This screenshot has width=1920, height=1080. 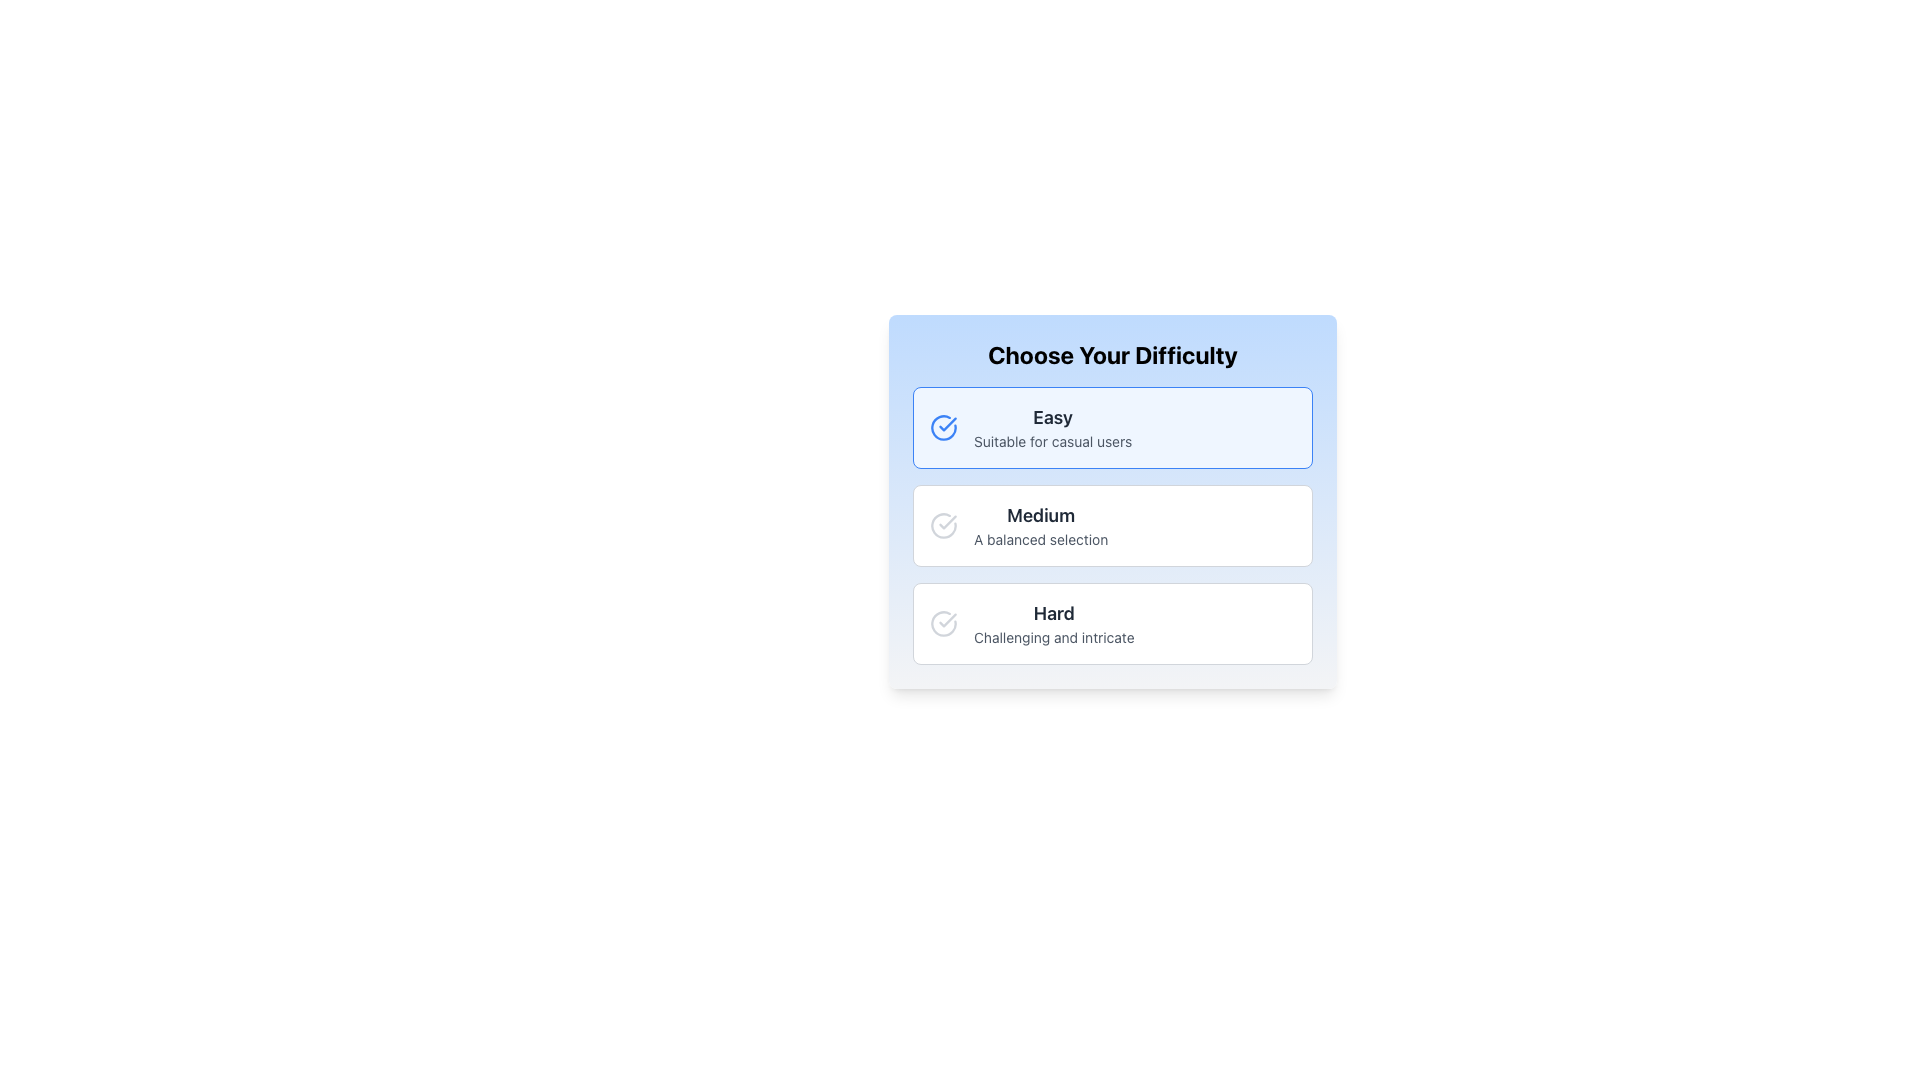 What do you see at coordinates (943, 524) in the screenshot?
I see `the visual indicator icon marking the 'Medium' difficulty level located on the left side of the second card in the 'Choose Your Difficulty' section` at bounding box center [943, 524].